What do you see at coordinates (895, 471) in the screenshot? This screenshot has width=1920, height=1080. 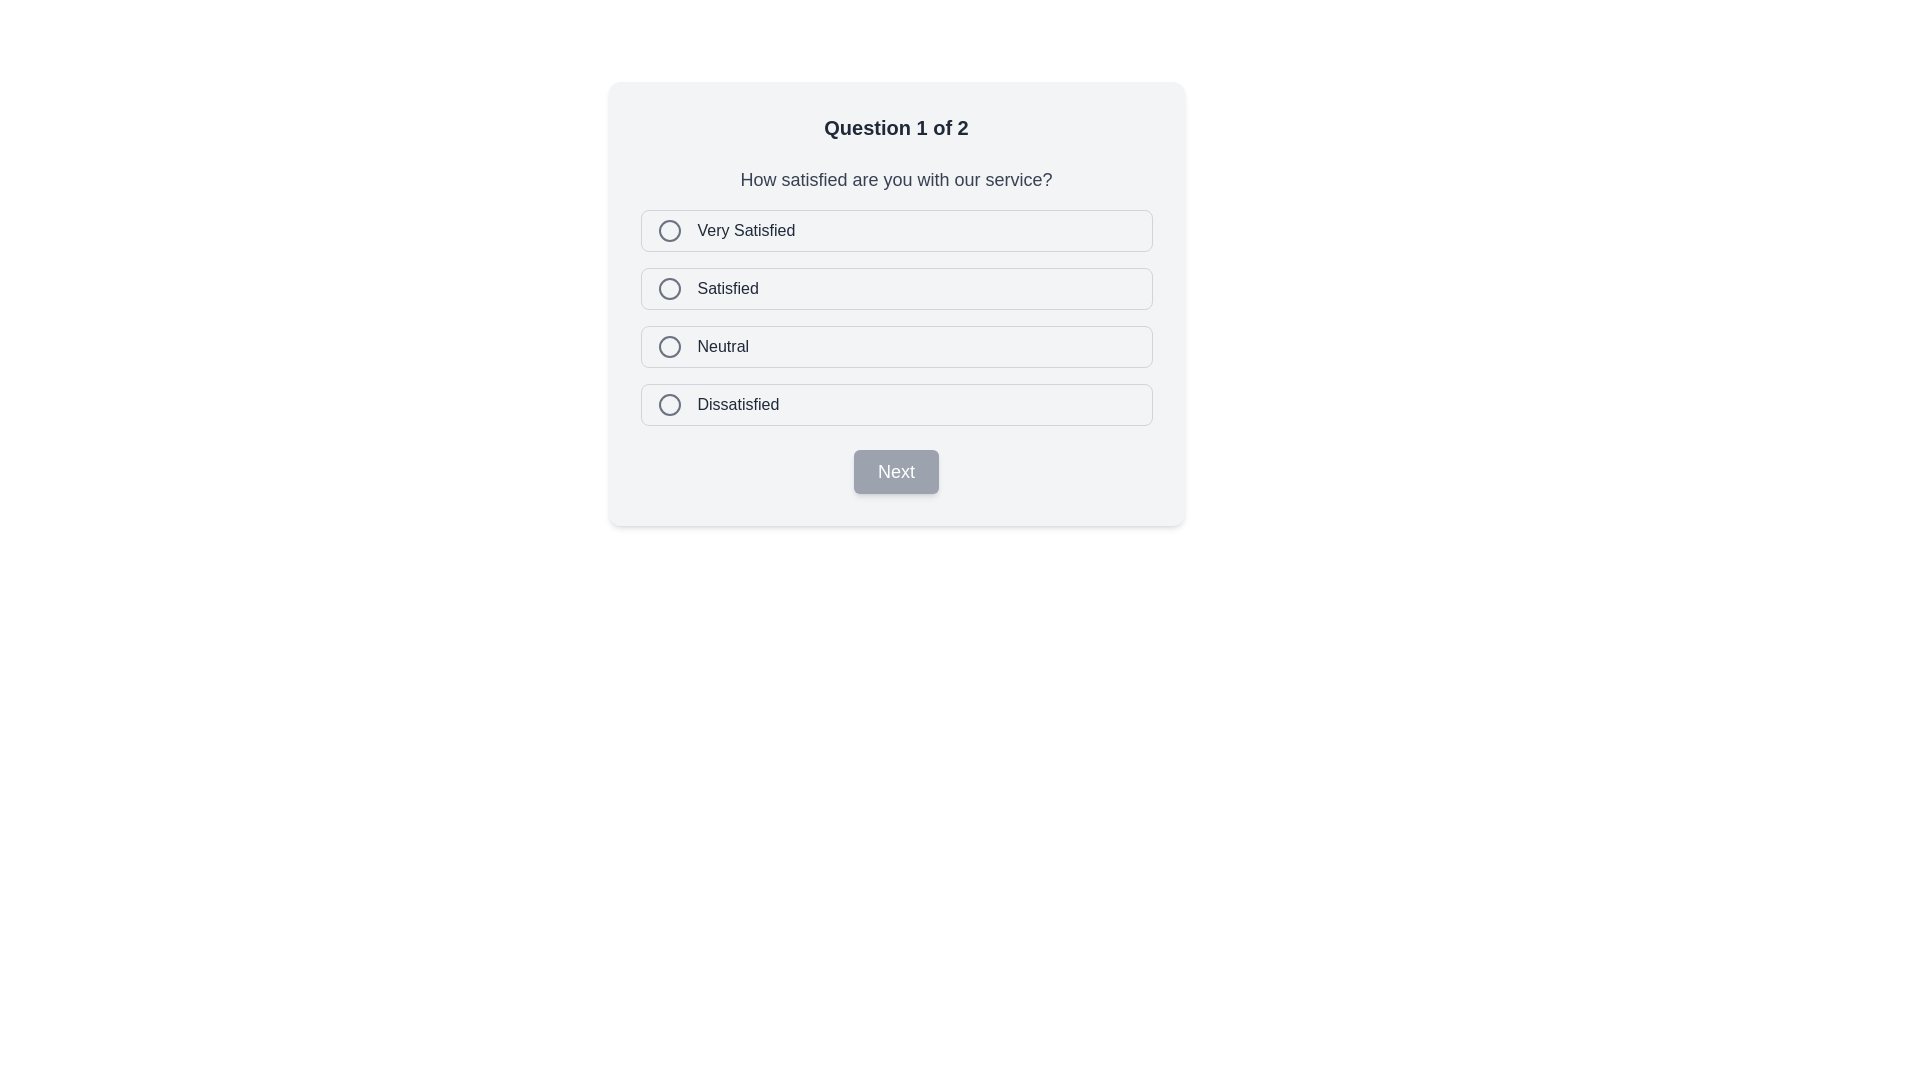 I see `the button located at the bottom of the main section, which is designed to proceed to the next step in the survey after selecting an option` at bounding box center [895, 471].